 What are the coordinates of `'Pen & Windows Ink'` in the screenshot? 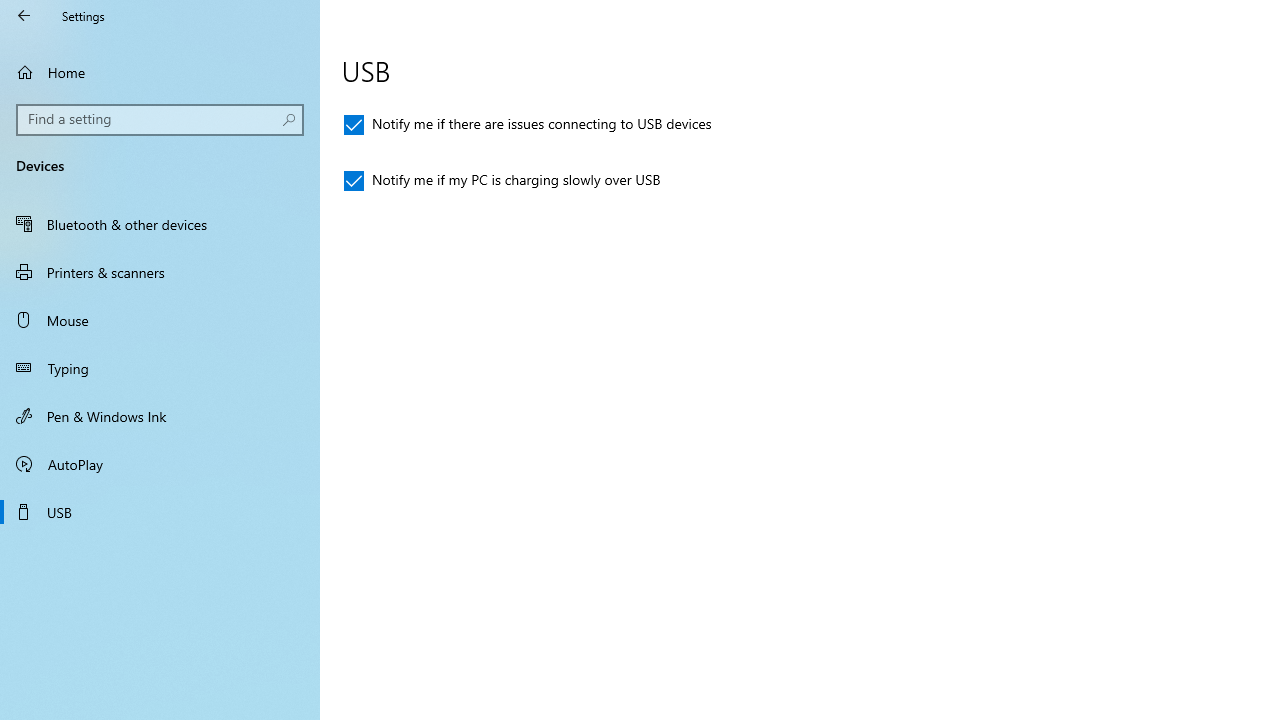 It's located at (160, 414).